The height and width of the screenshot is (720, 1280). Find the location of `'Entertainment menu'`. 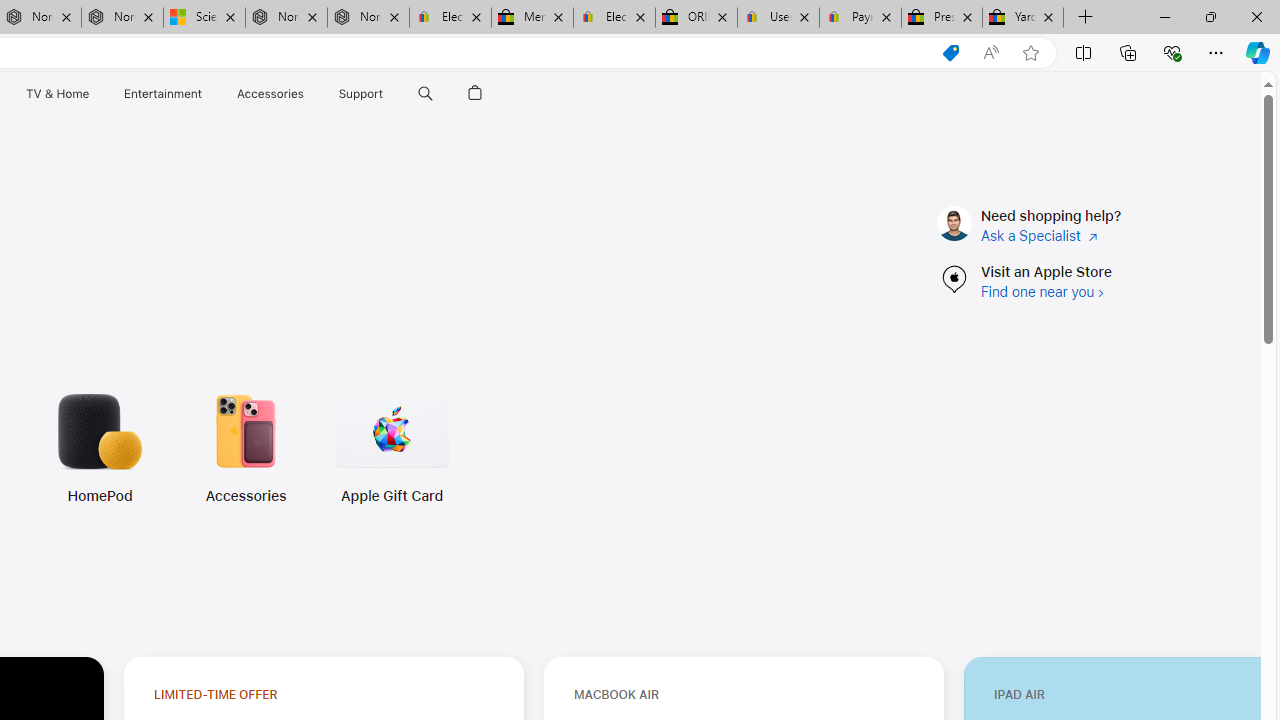

'Entertainment menu' is located at coordinates (206, 93).